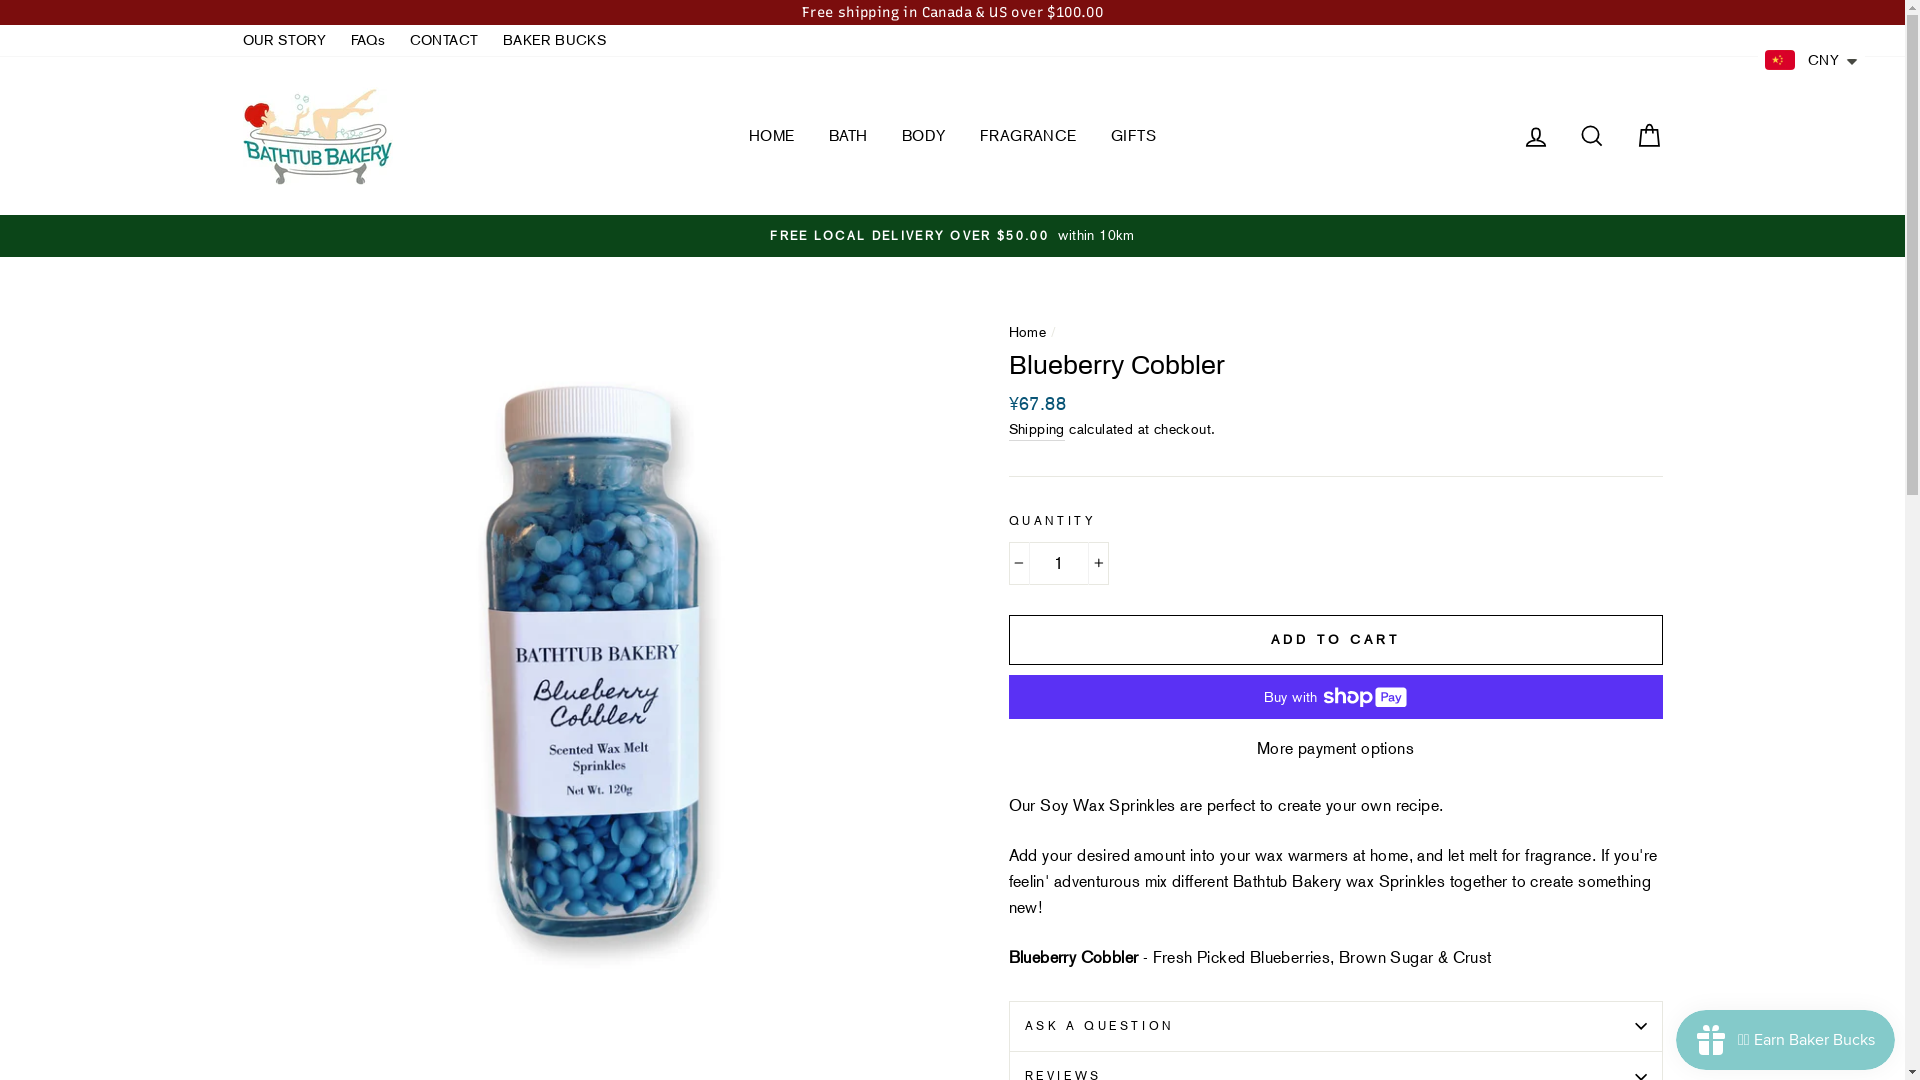  What do you see at coordinates (848, 135) in the screenshot?
I see `'BATH'` at bounding box center [848, 135].